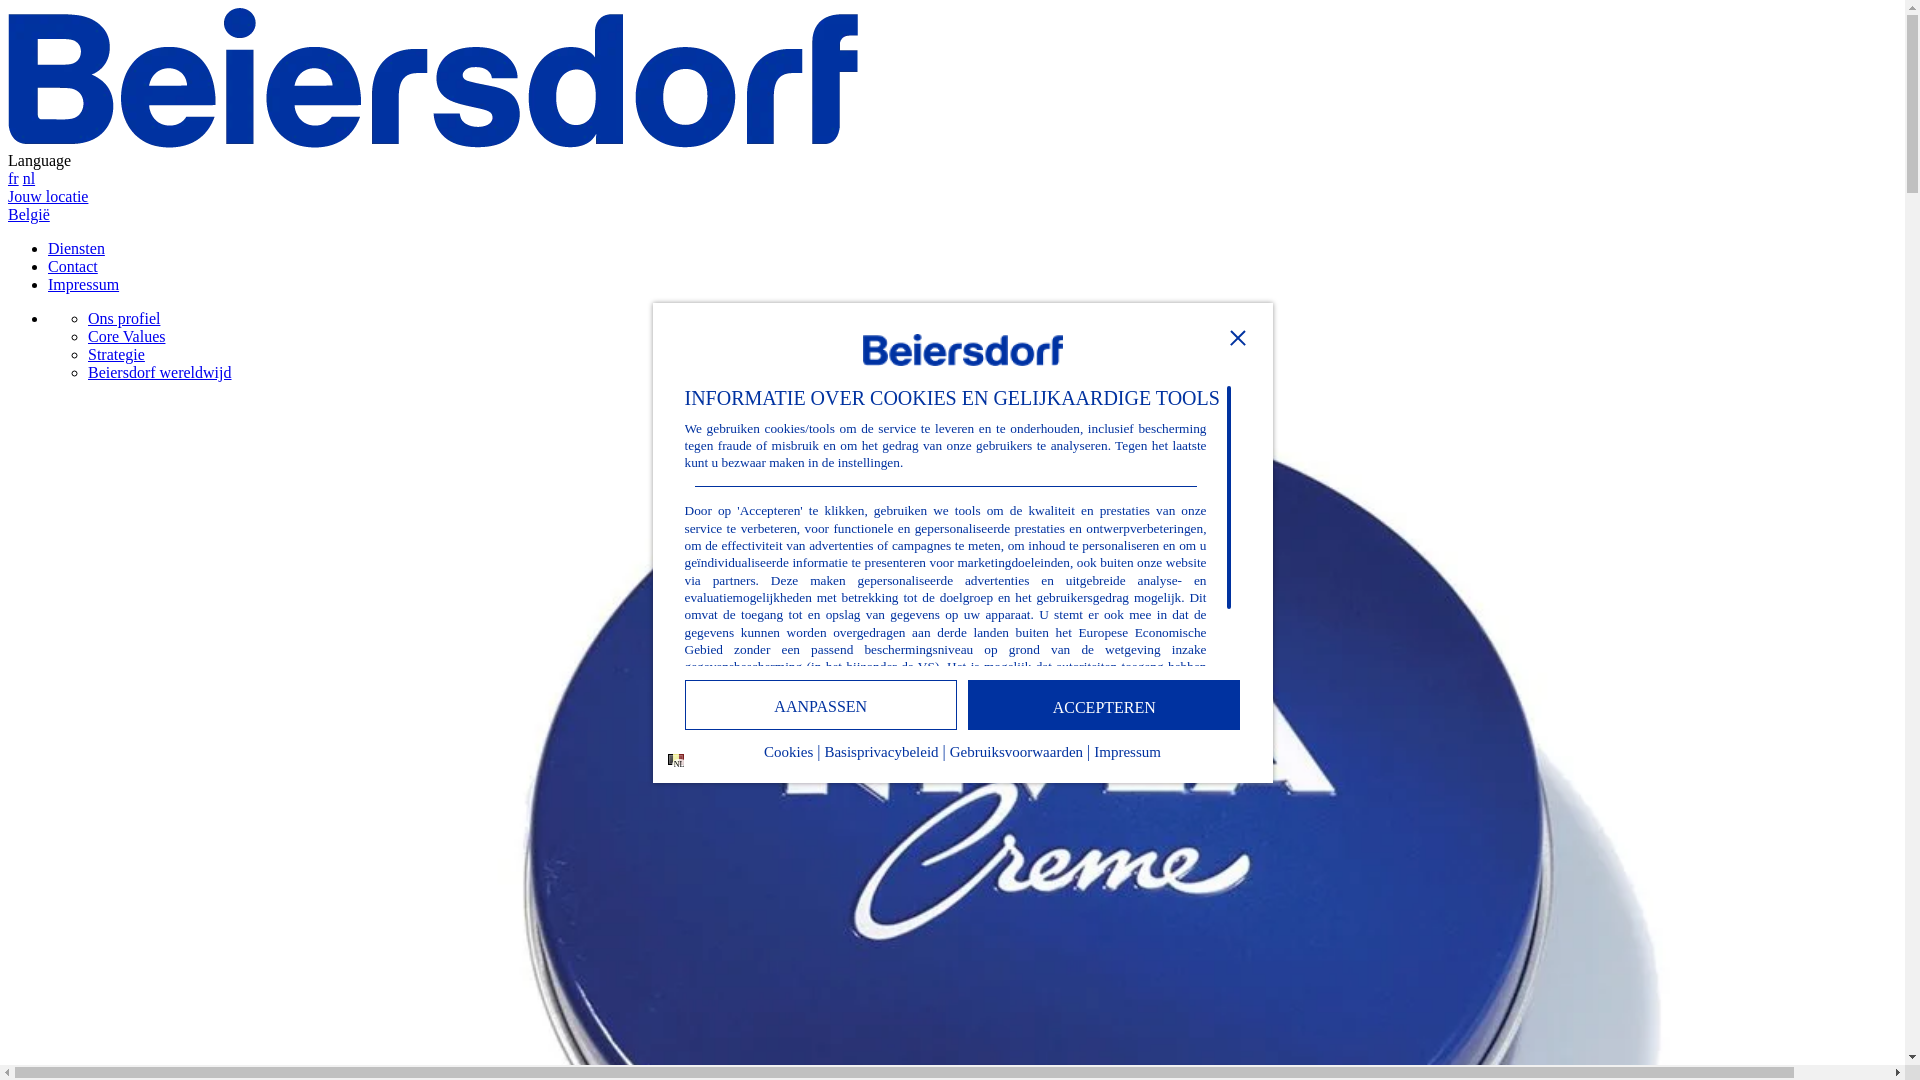  What do you see at coordinates (86, 317) in the screenshot?
I see `'Ons profiel'` at bounding box center [86, 317].